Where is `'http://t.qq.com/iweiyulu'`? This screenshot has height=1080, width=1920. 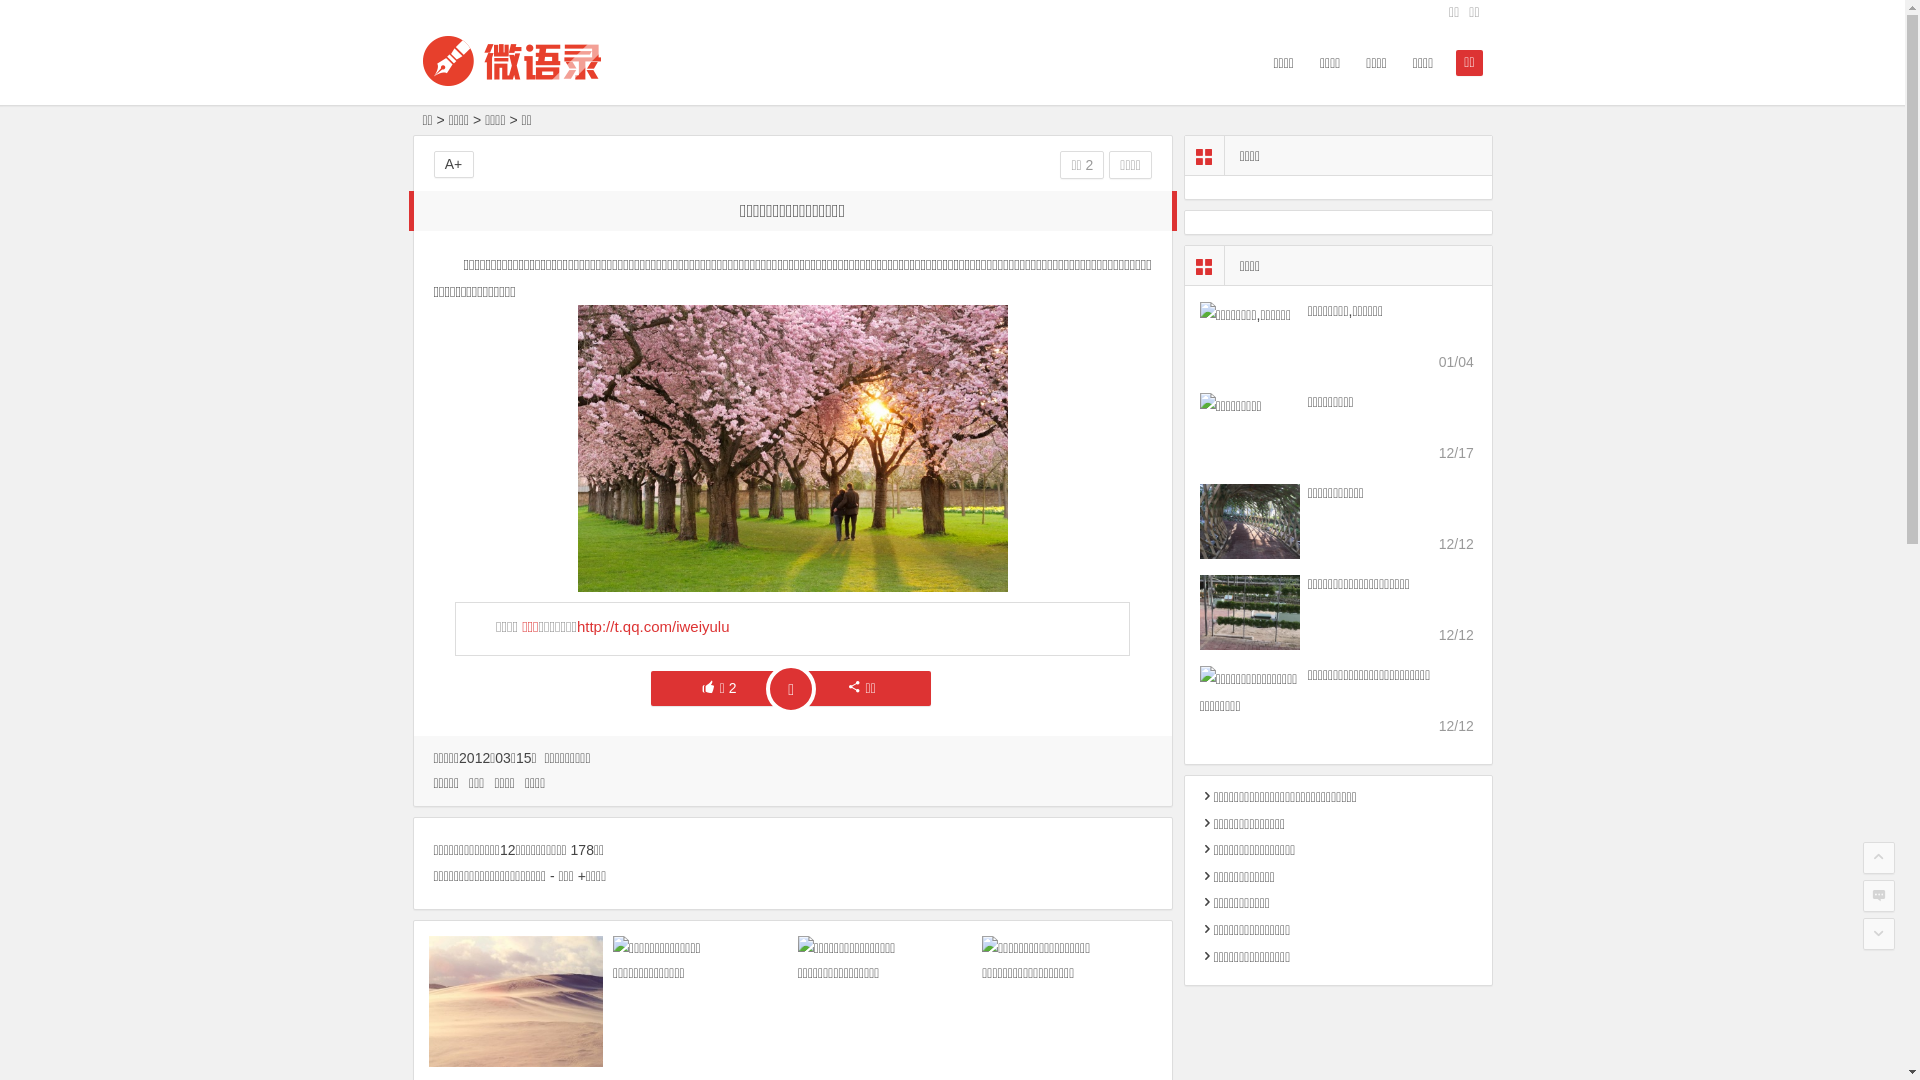 'http://t.qq.com/iweiyulu' is located at coordinates (653, 625).